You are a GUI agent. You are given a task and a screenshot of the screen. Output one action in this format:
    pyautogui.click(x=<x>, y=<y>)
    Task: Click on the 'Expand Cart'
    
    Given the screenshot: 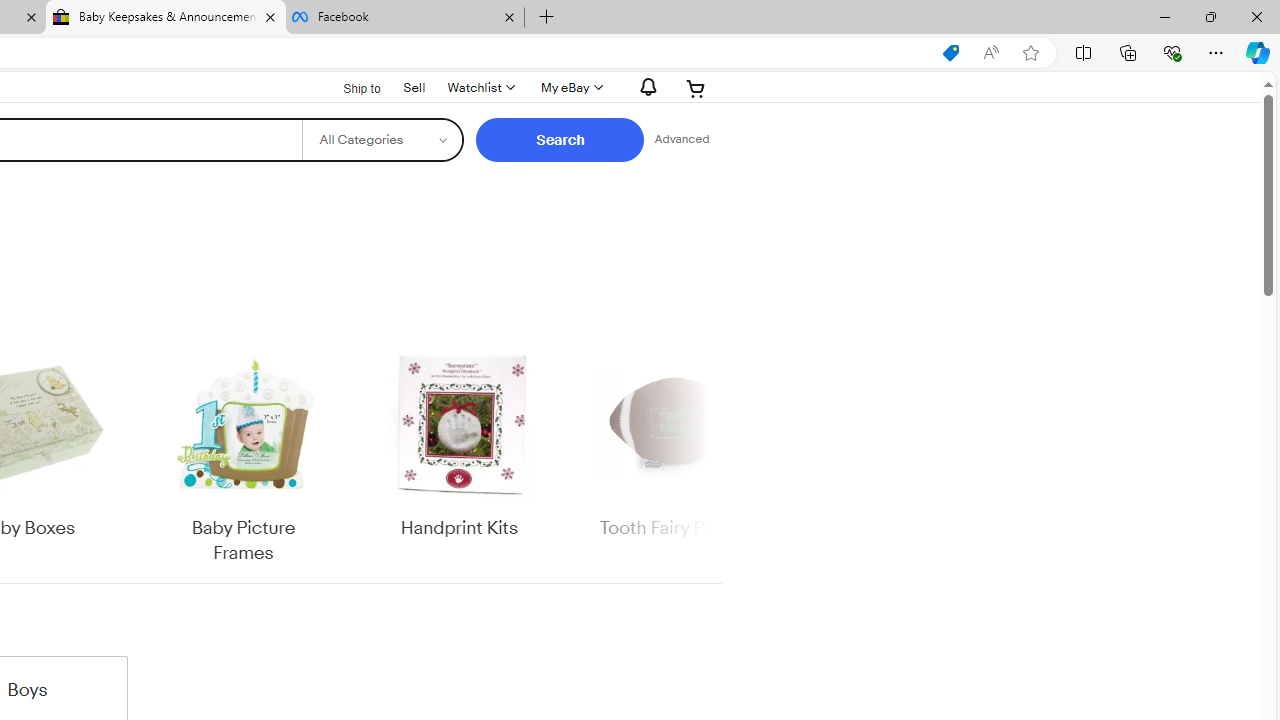 What is the action you would take?
    pyautogui.click(x=696, y=87)
    